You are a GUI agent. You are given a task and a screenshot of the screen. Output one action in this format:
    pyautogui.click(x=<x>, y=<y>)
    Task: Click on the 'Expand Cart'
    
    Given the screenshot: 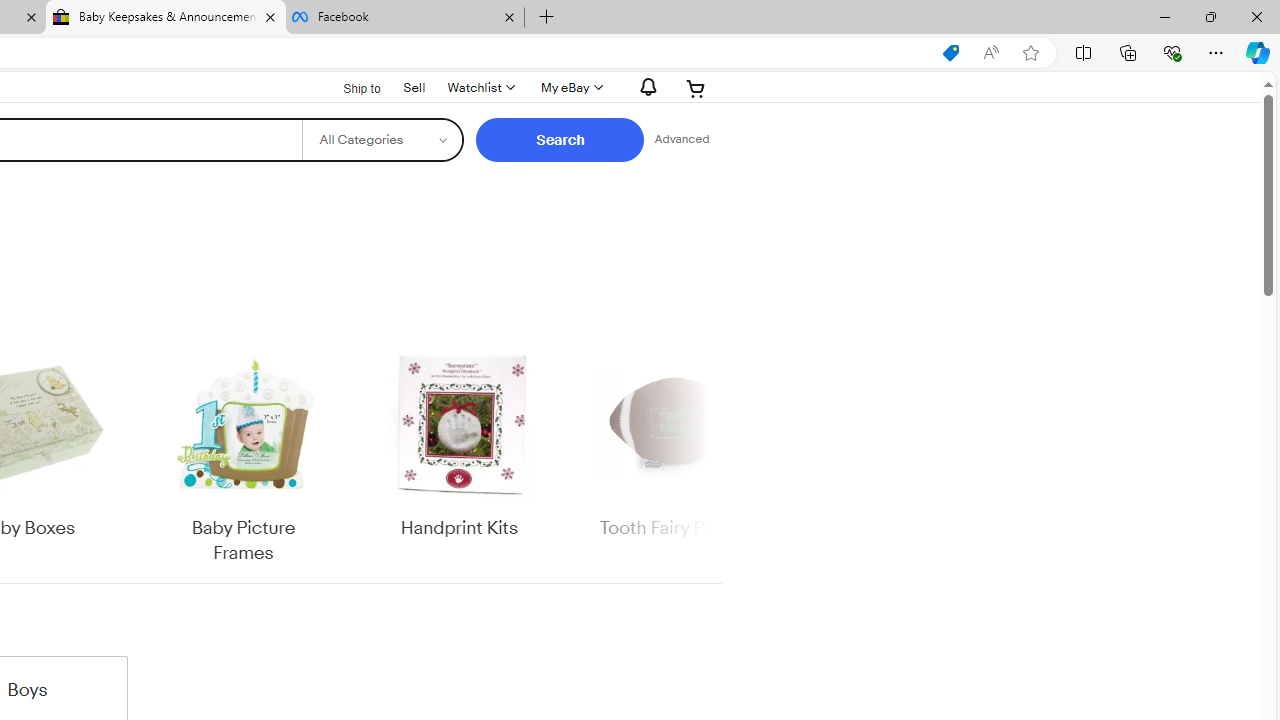 What is the action you would take?
    pyautogui.click(x=696, y=87)
    